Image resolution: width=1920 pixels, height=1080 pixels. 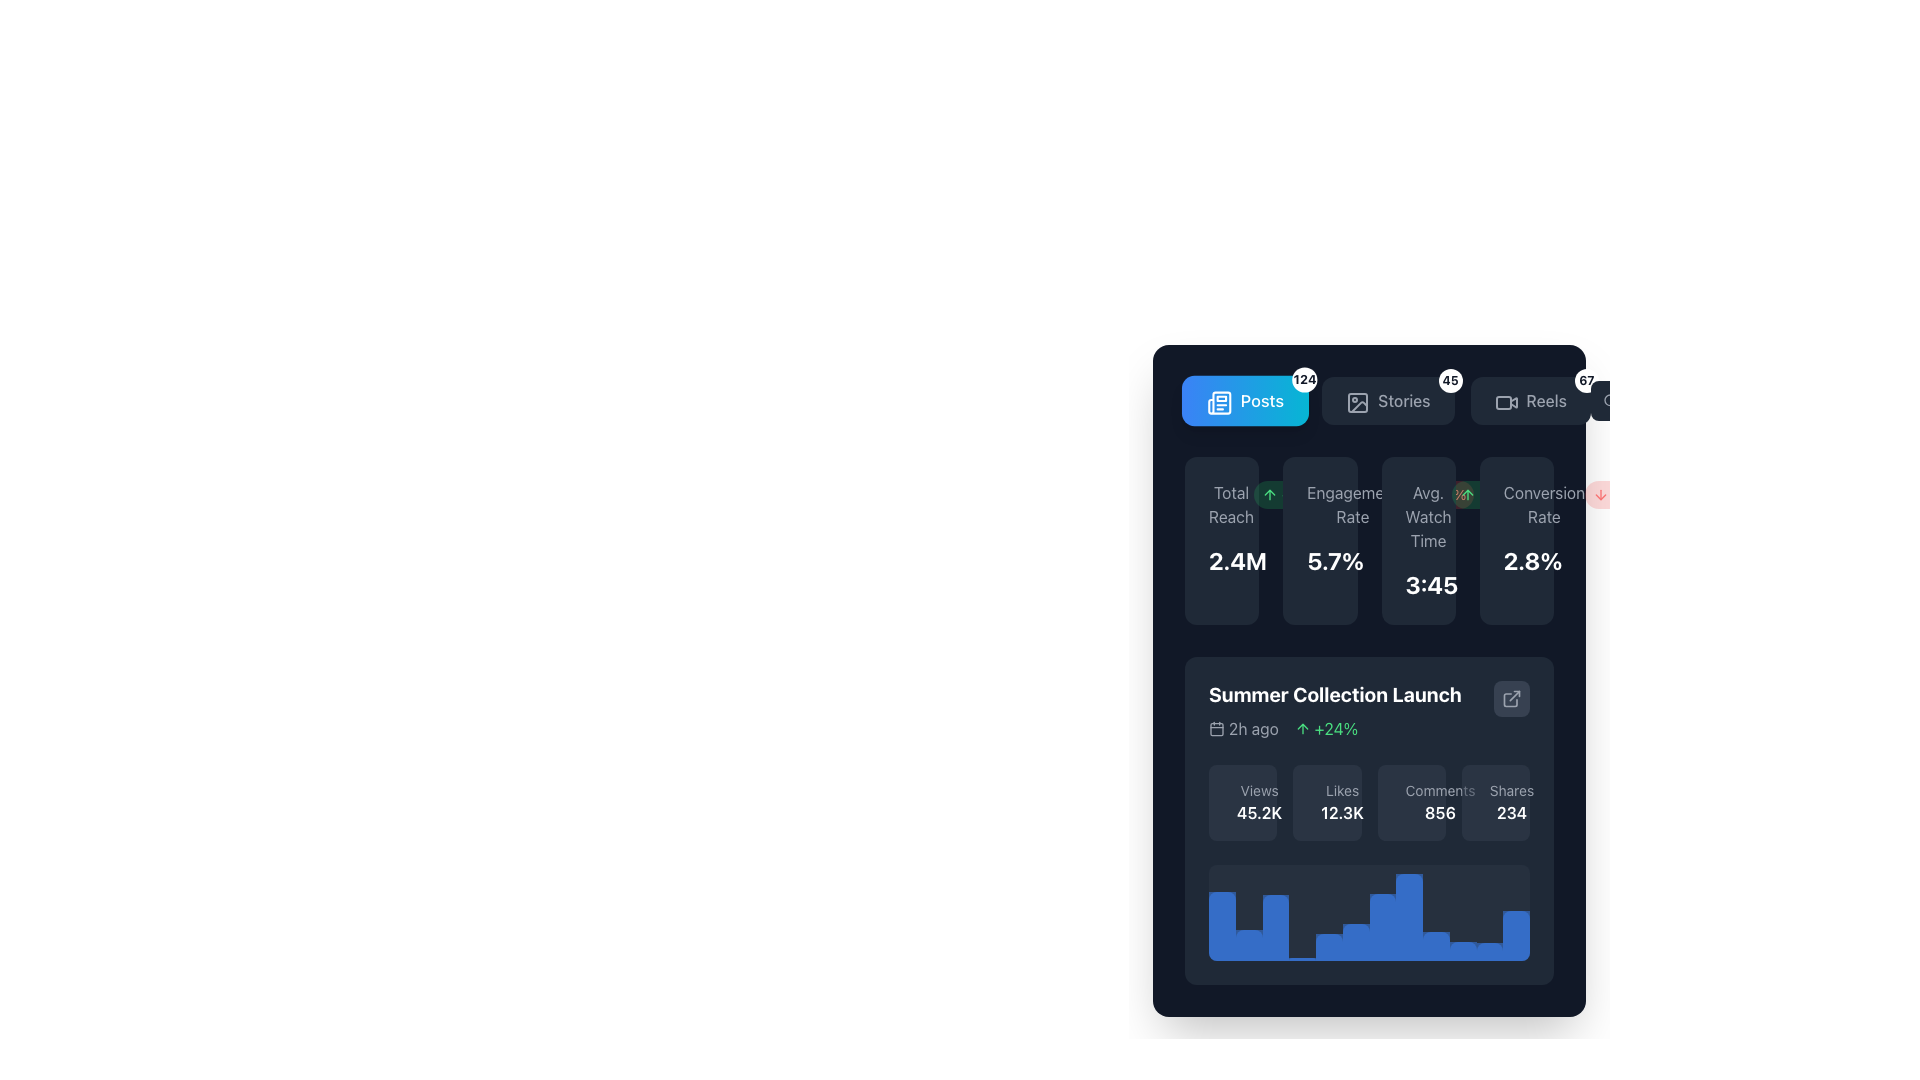 What do you see at coordinates (1269, 494) in the screenshot?
I see `the increase indicator icon located next to the 'Total Reach' label in the top section of the dashboard, which visually represents a positive trend in the associated metric` at bounding box center [1269, 494].